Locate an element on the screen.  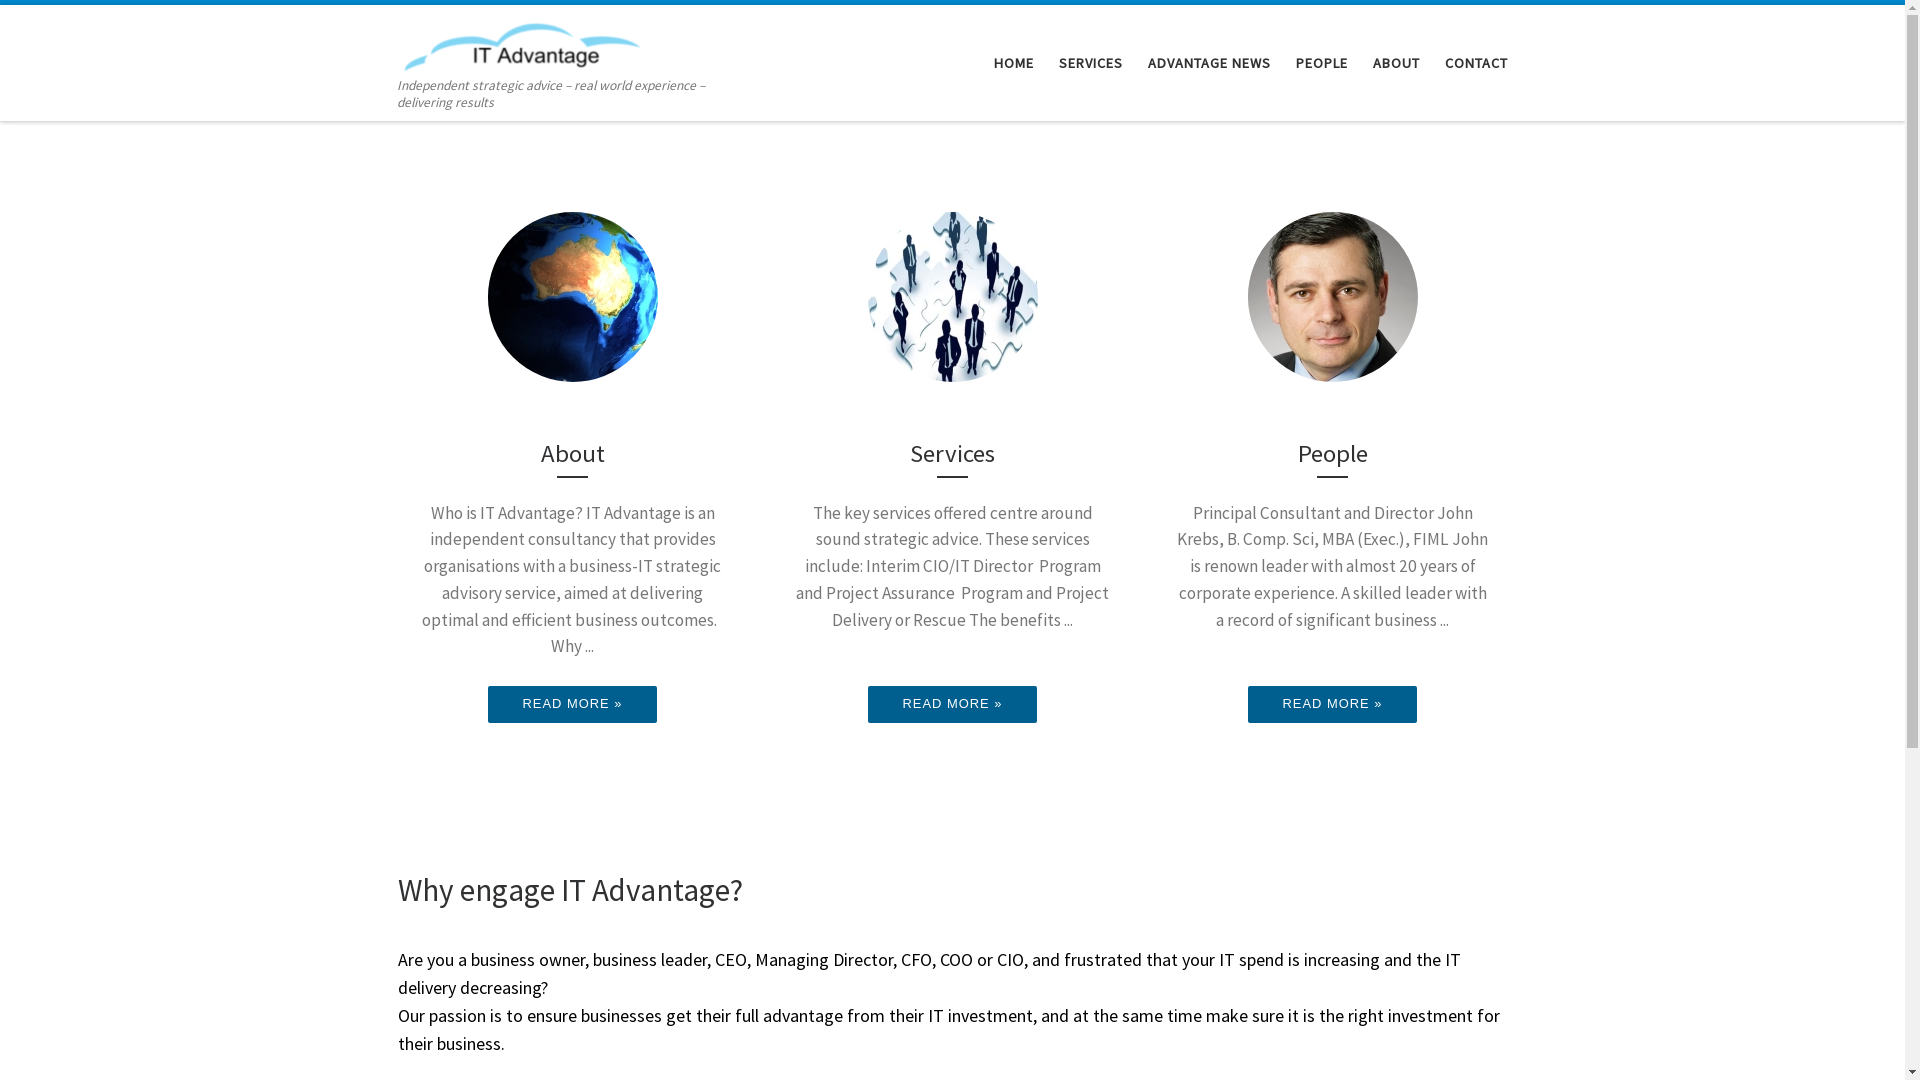
'Skip to content' is located at coordinates (75, 27).